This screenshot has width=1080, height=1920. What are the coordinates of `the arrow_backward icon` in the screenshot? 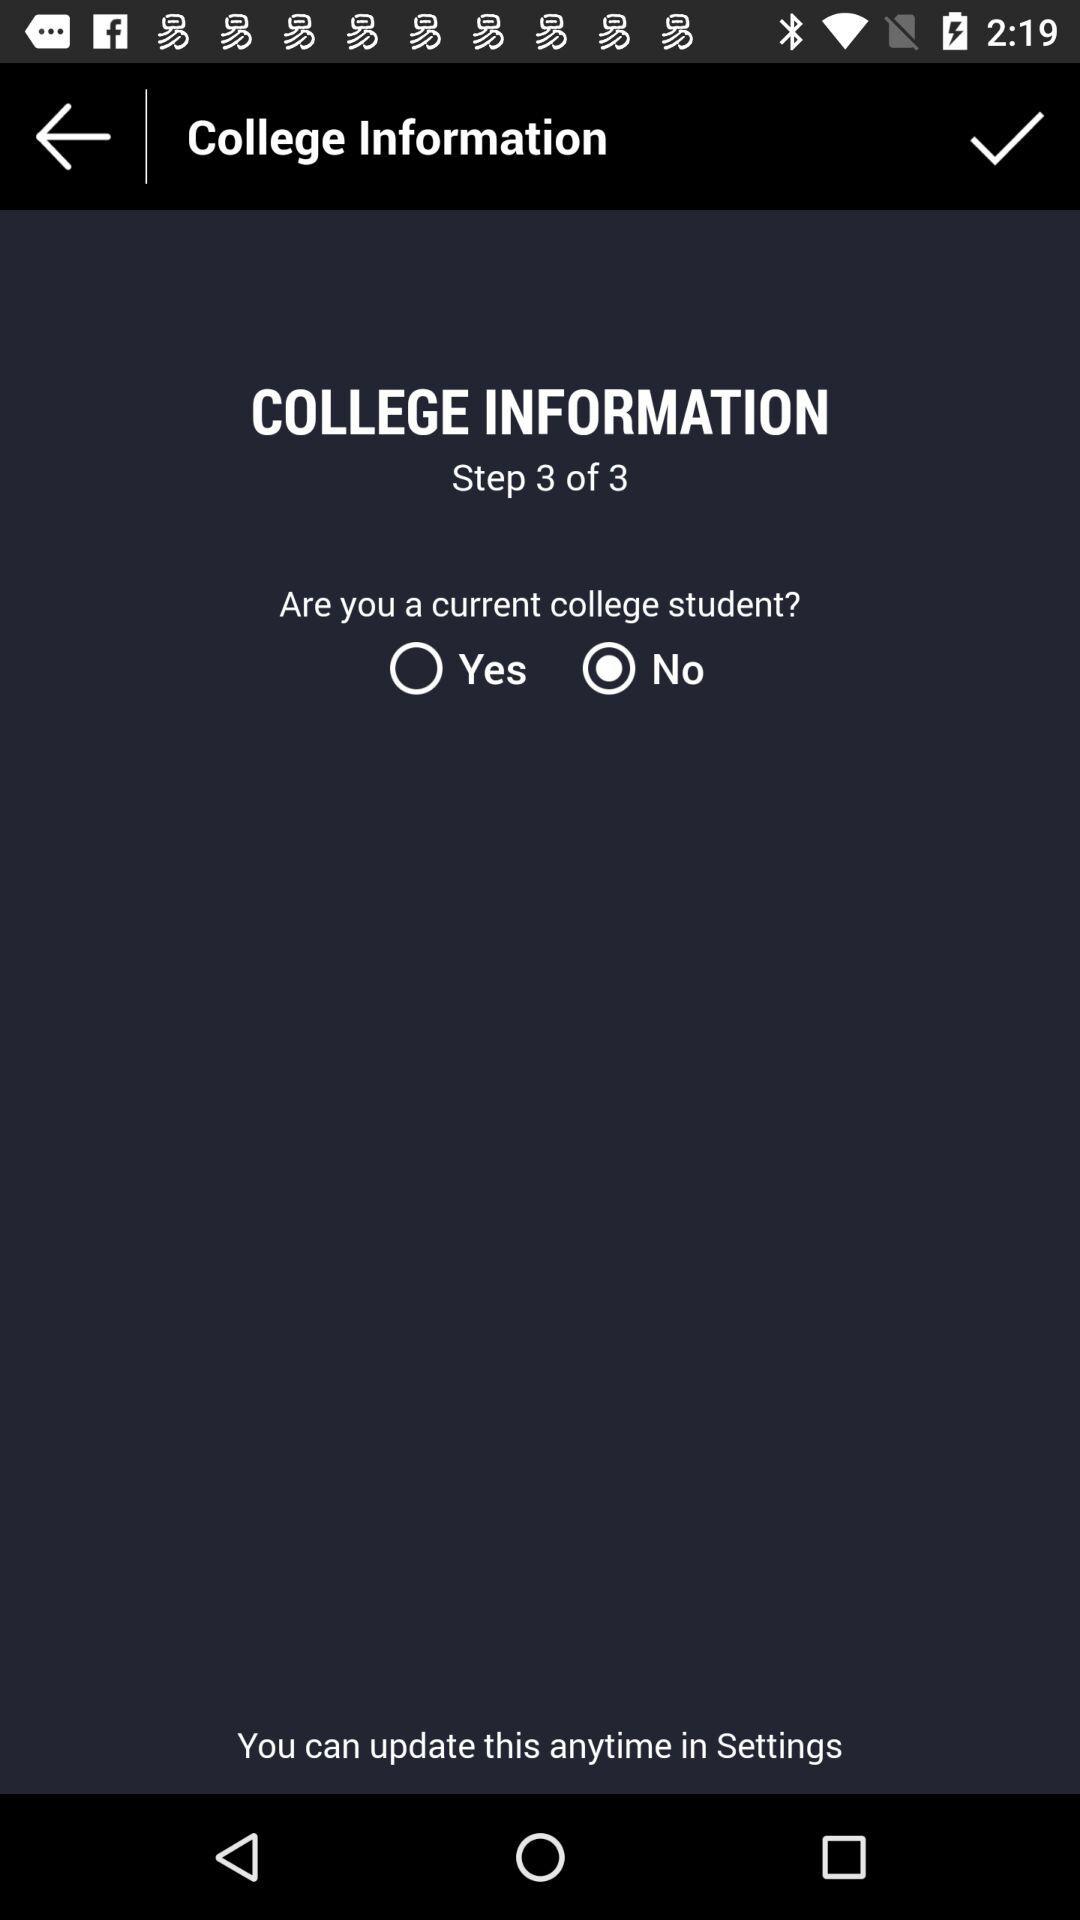 It's located at (72, 135).